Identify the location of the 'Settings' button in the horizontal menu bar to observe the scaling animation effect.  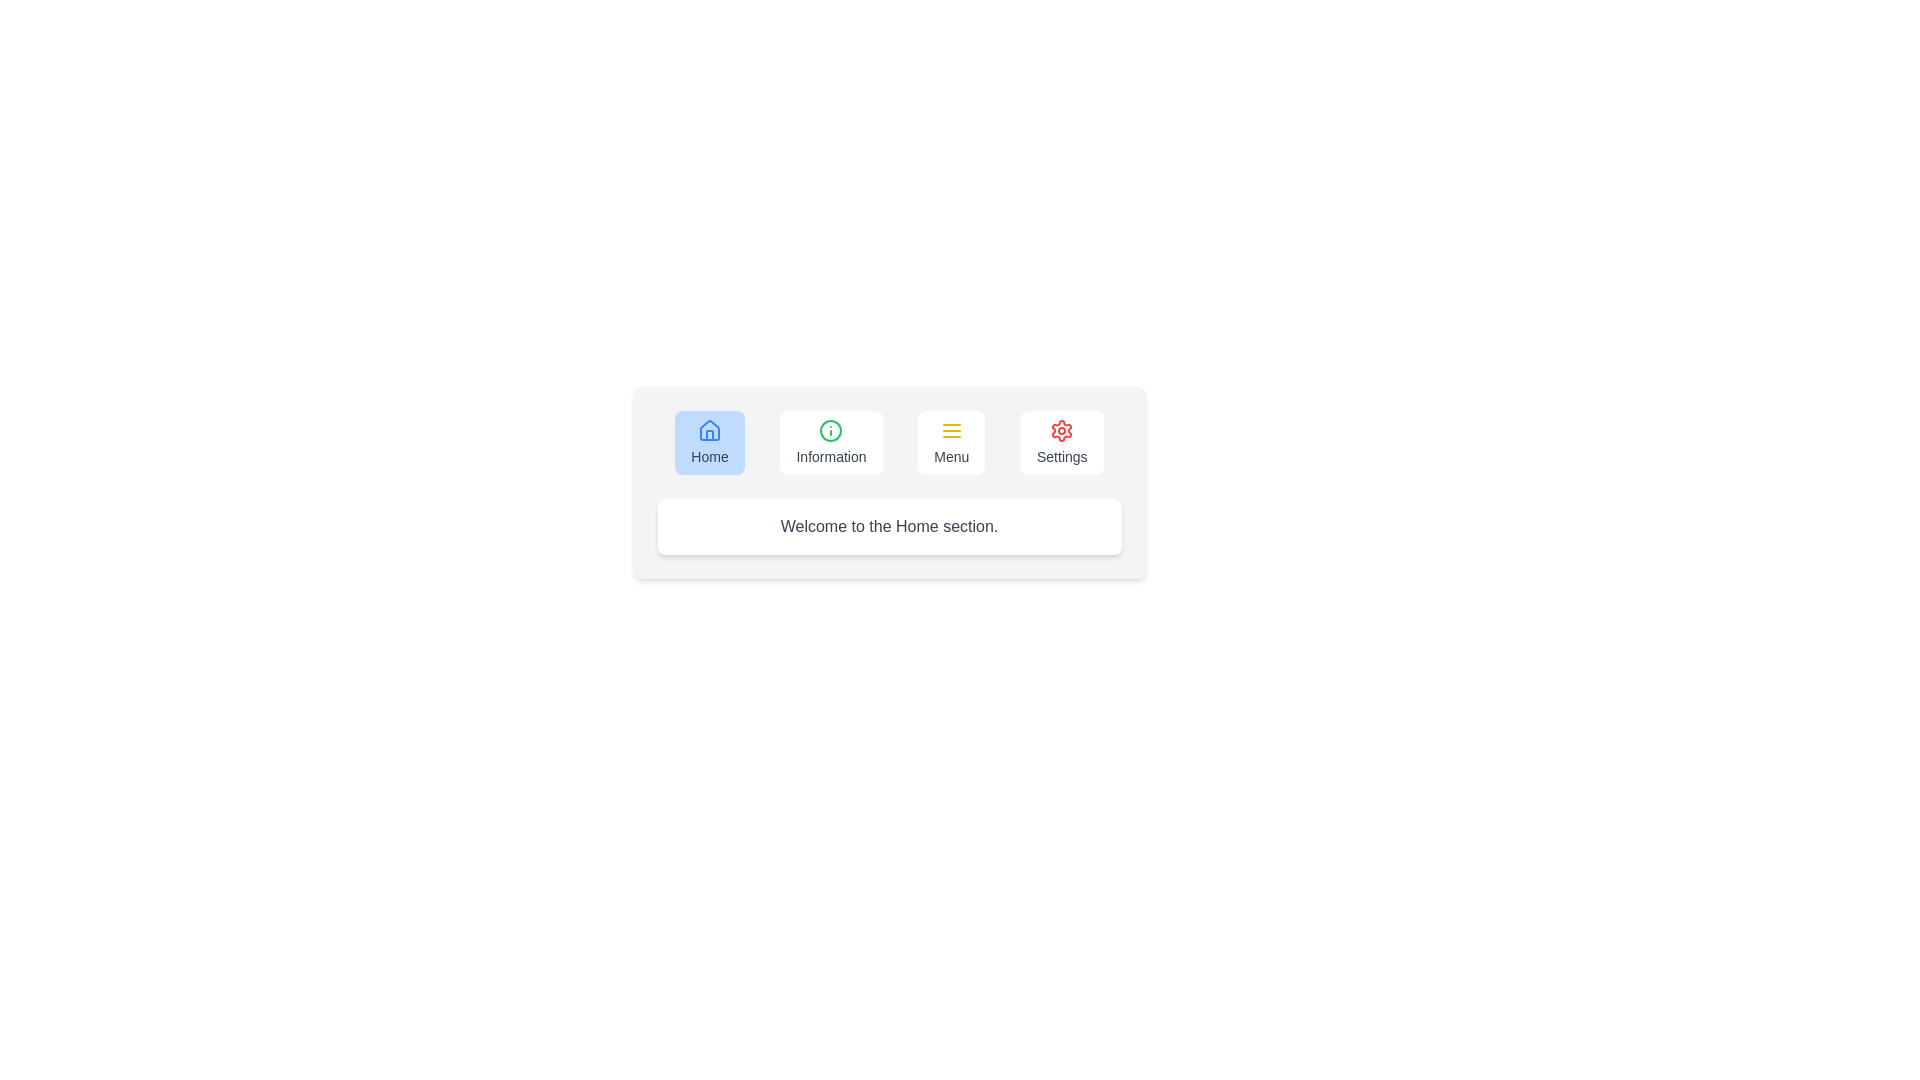
(1061, 442).